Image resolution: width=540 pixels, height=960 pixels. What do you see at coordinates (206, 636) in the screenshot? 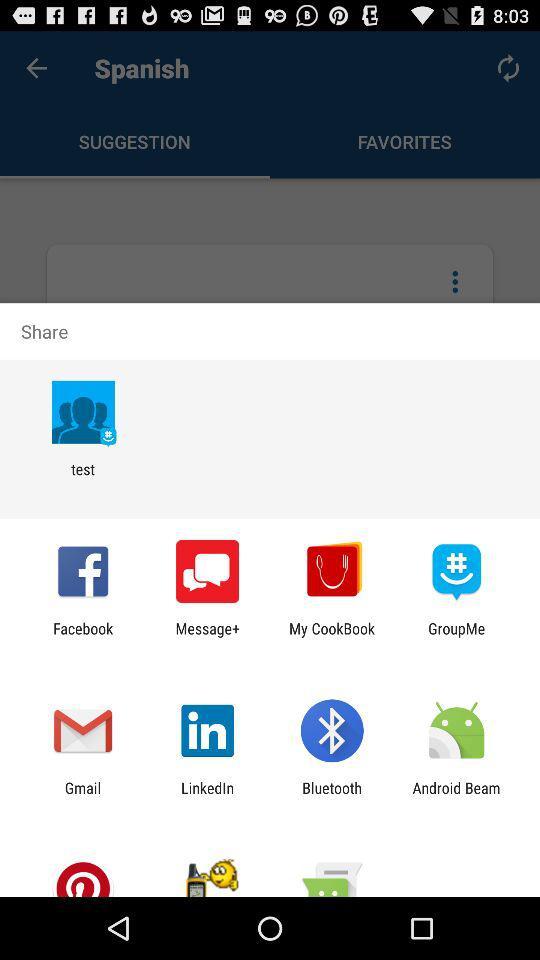
I see `message+ app` at bounding box center [206, 636].